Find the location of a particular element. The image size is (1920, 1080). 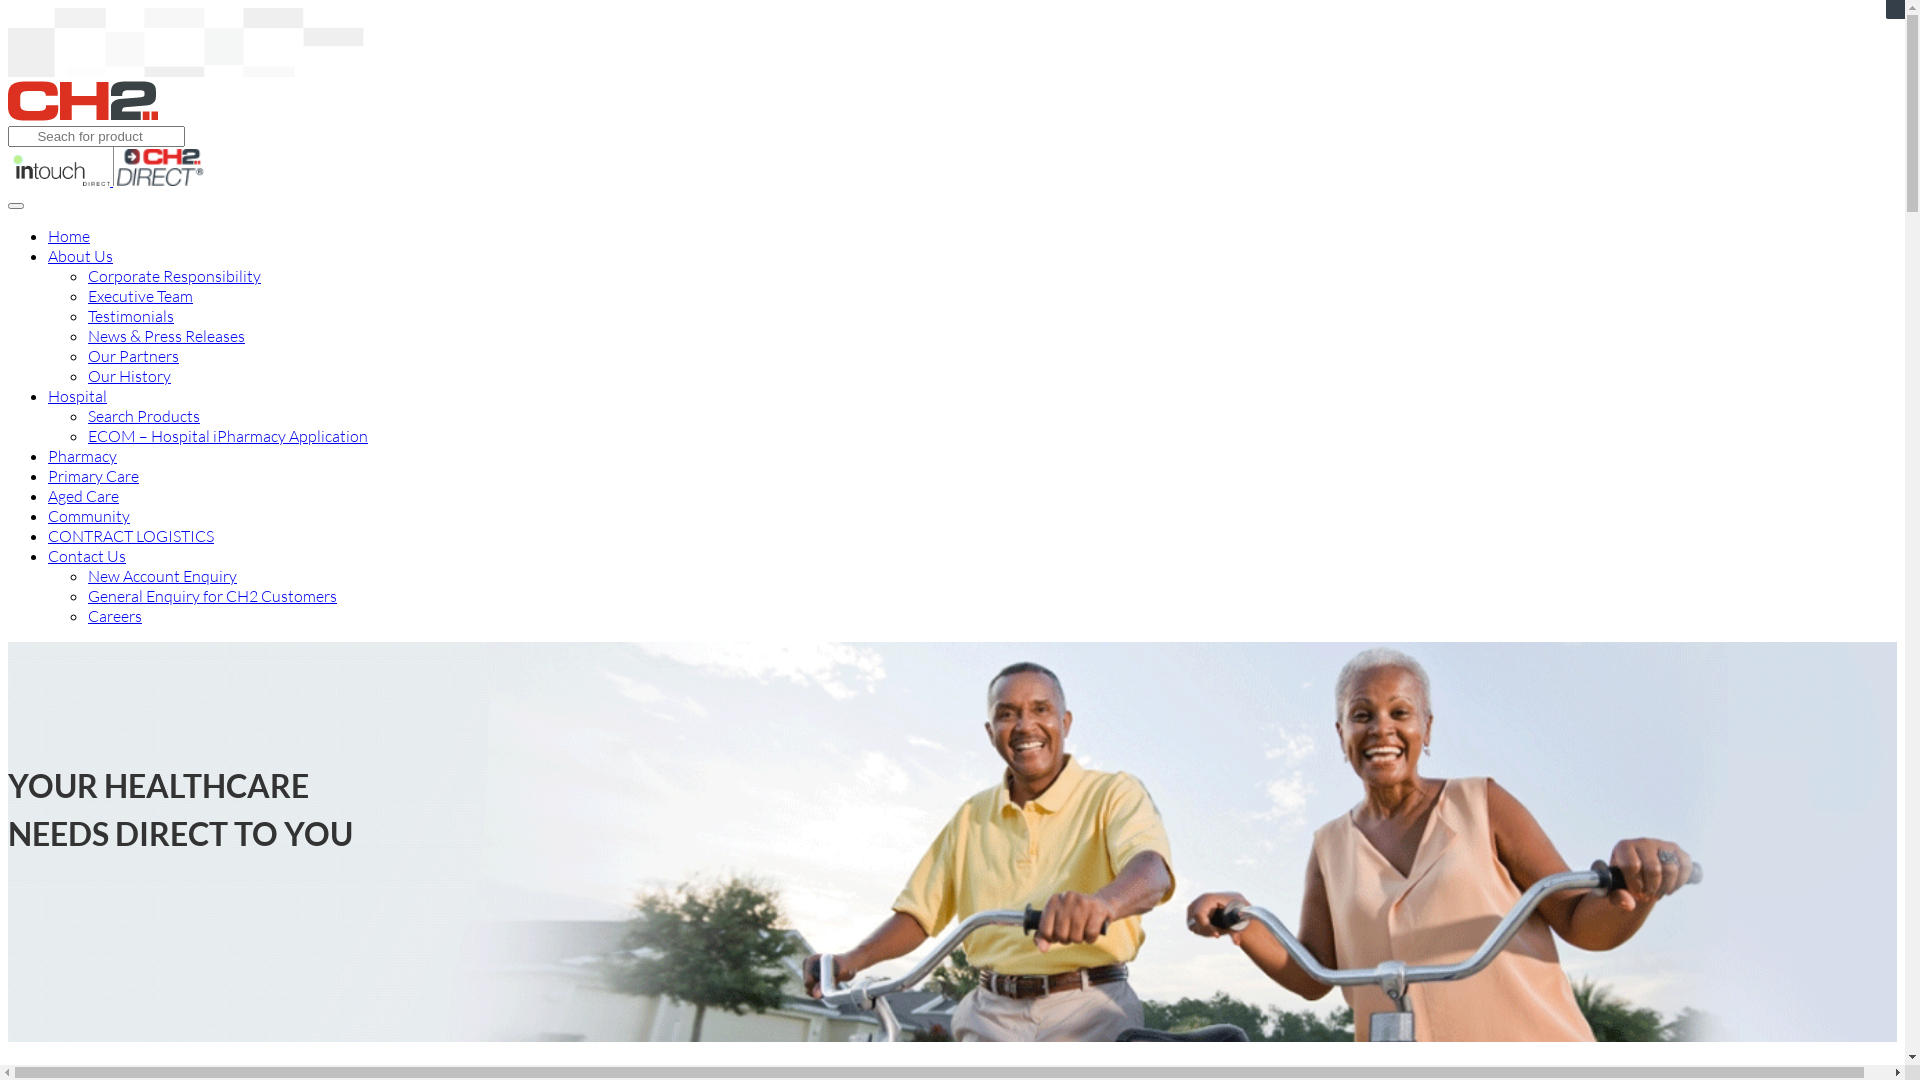

'Corporate Responsibility' is located at coordinates (174, 276).